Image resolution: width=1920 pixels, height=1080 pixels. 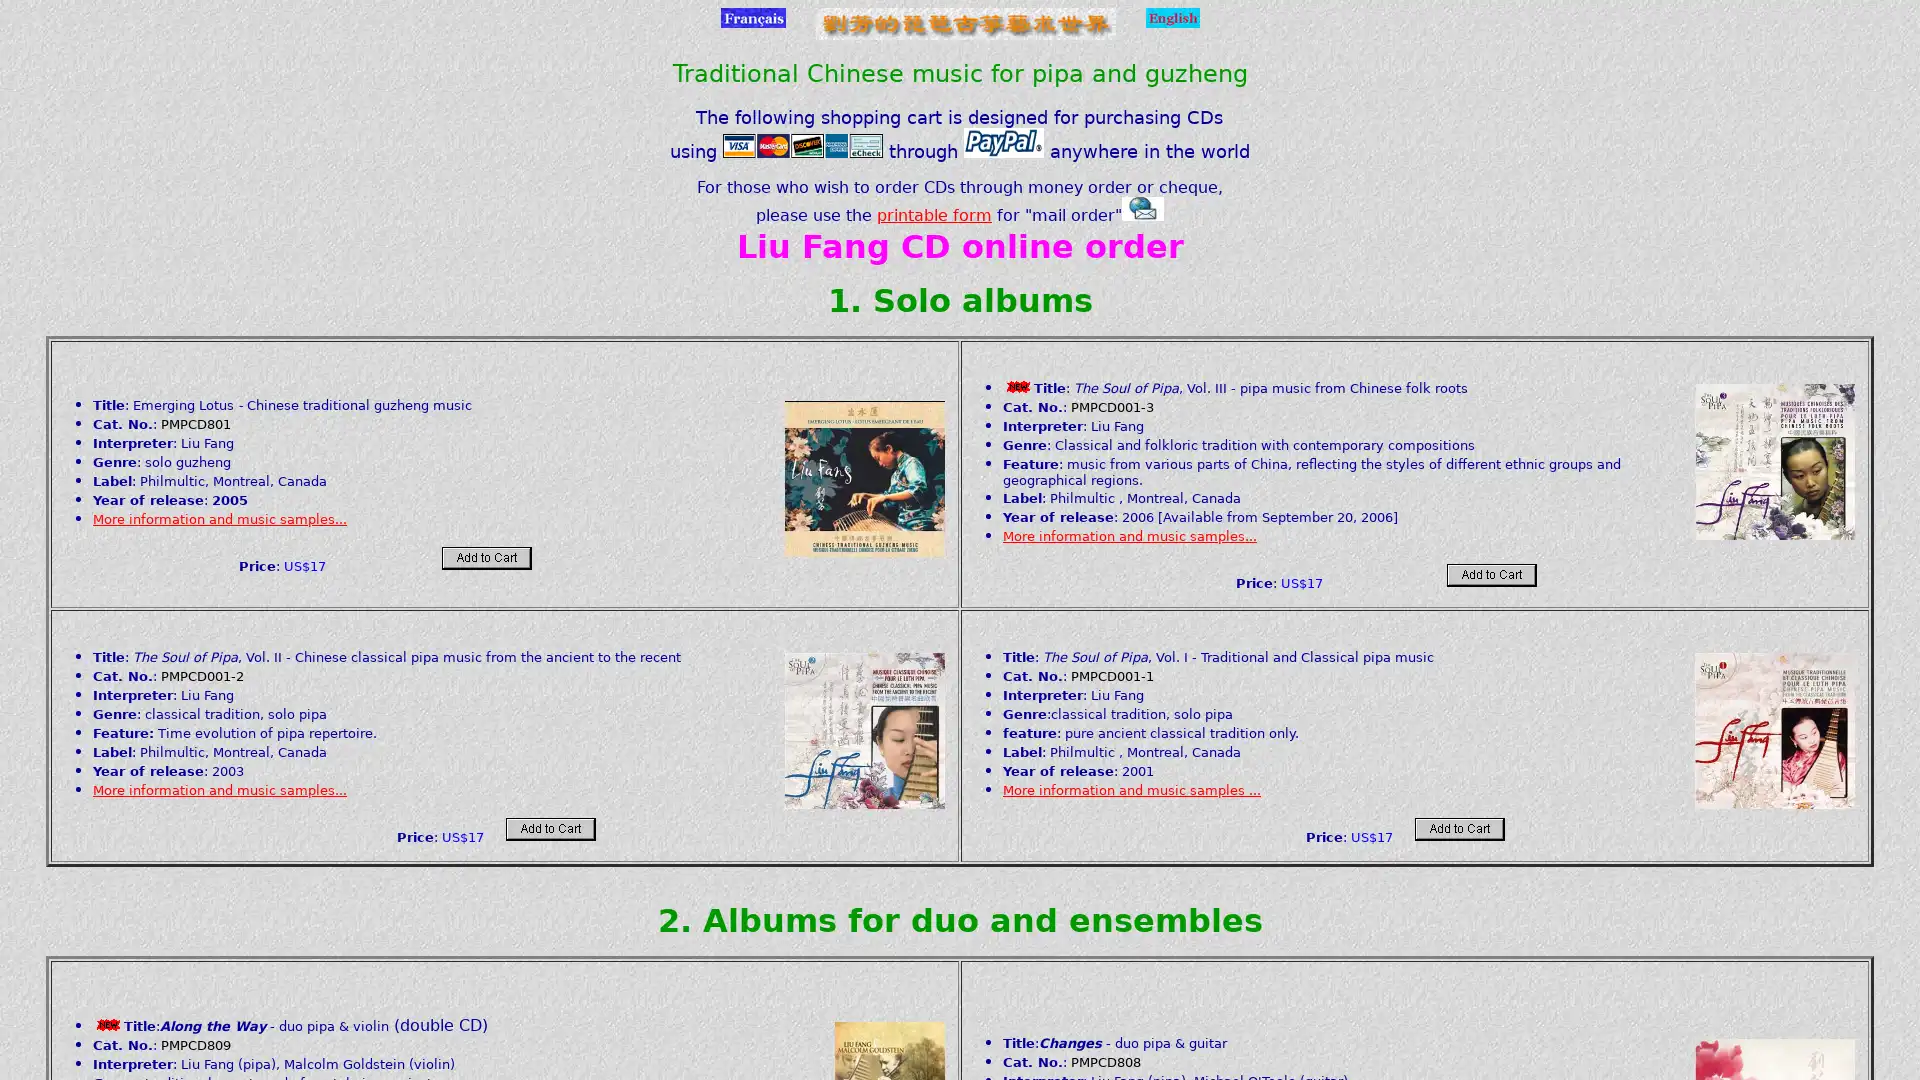 What do you see at coordinates (1492, 575) in the screenshot?
I see `Add to card: Make payments with PayPal - it's fast, free and secure!` at bounding box center [1492, 575].